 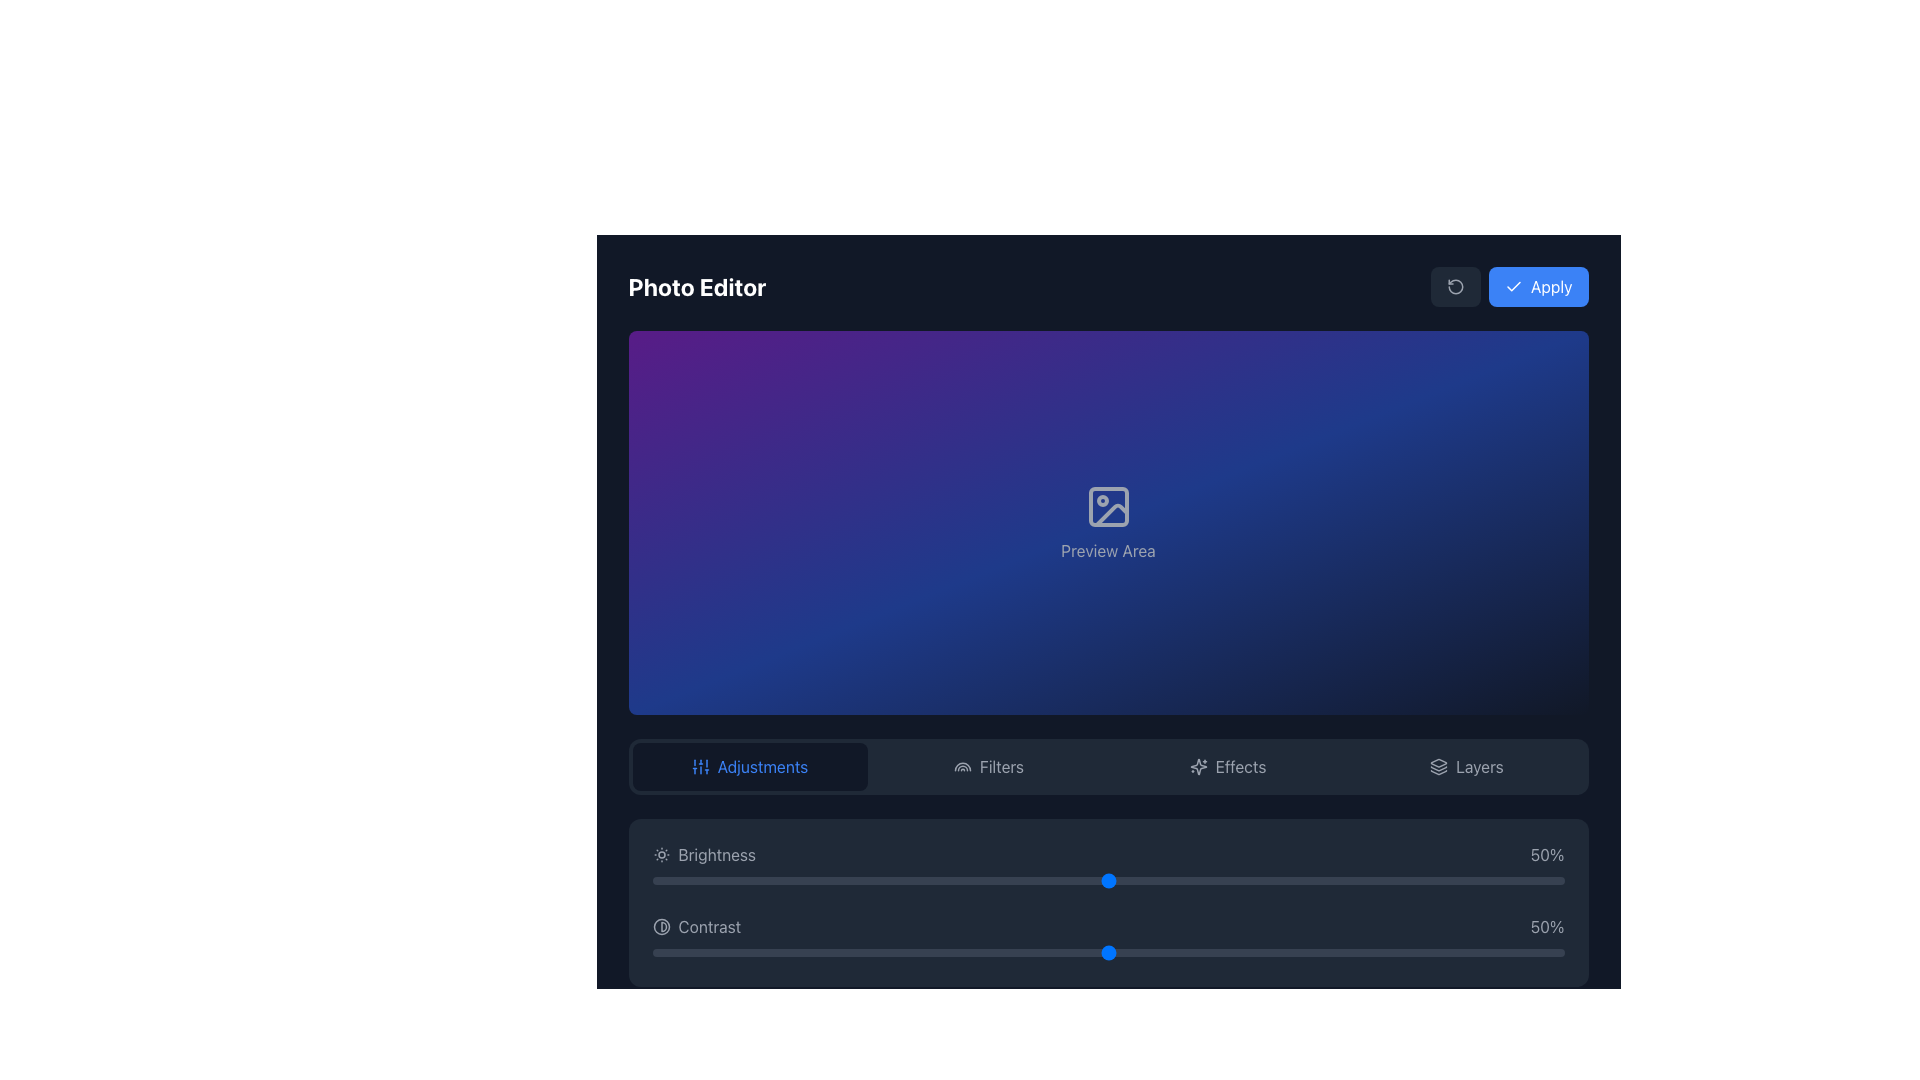 I want to click on the star-like icon with a sparkles design located in the 'Effects' tab of the photo editor interface, positioned leftmost adjacent to the label 'Effects', so click(x=1198, y=766).